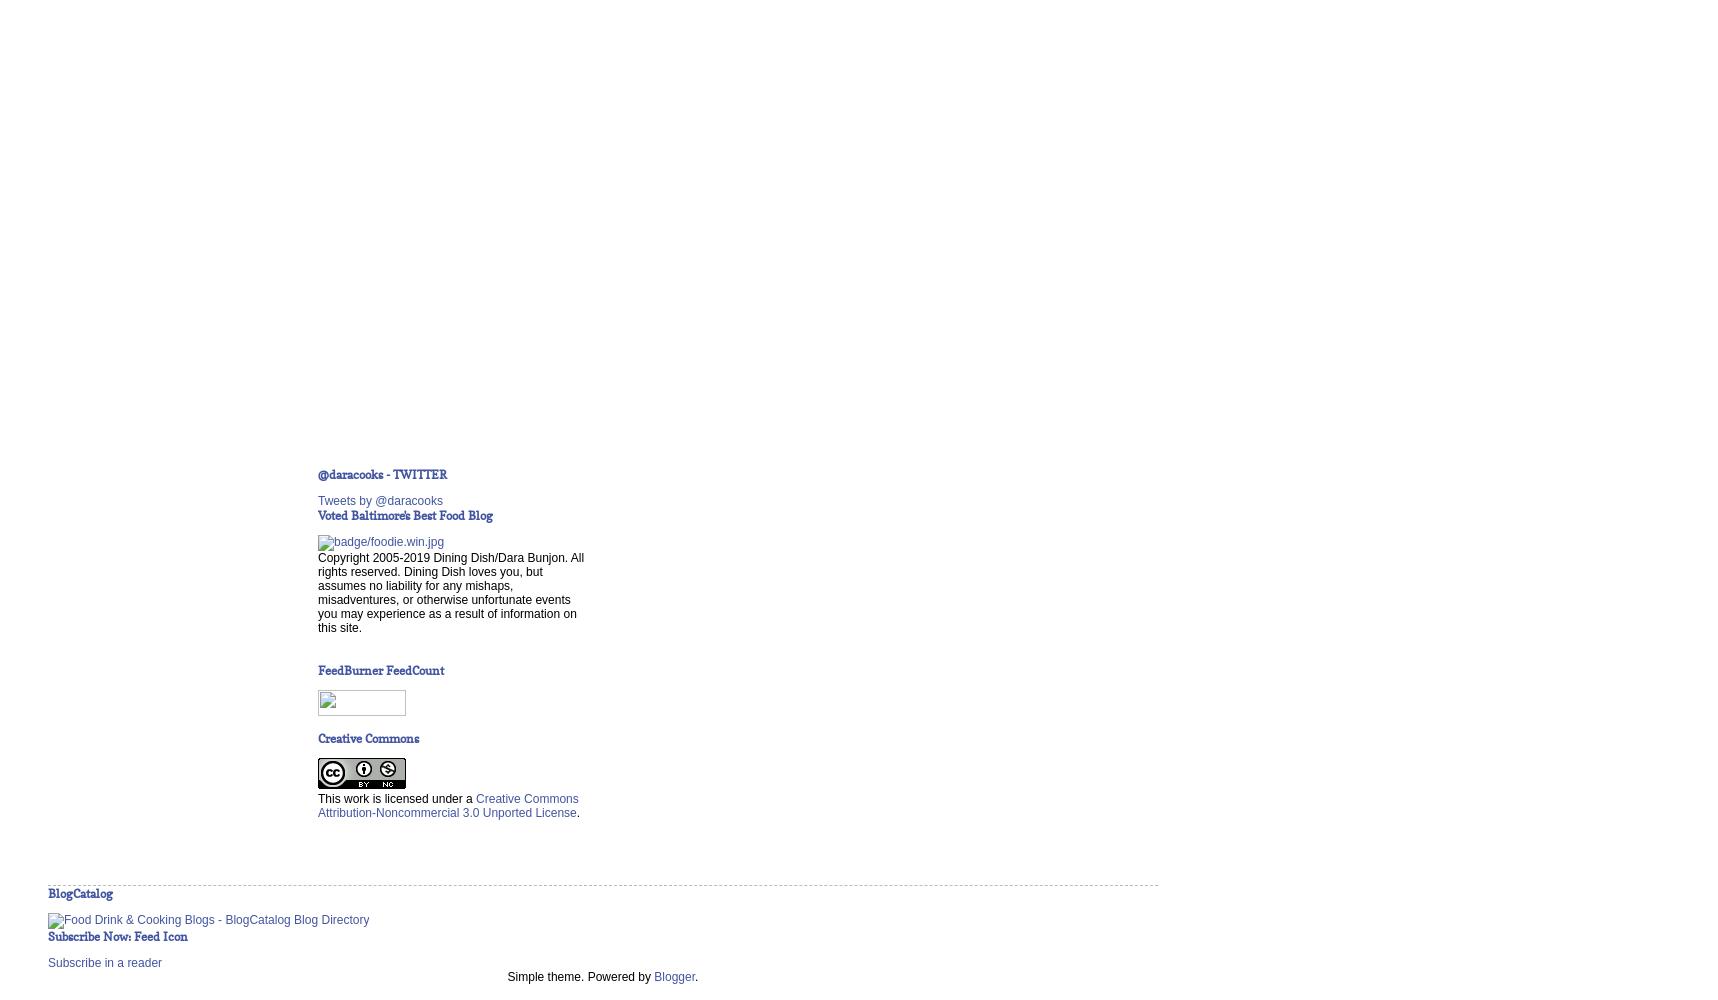 Image resolution: width=1718 pixels, height=1000 pixels. I want to click on 'Blogger', so click(654, 976).